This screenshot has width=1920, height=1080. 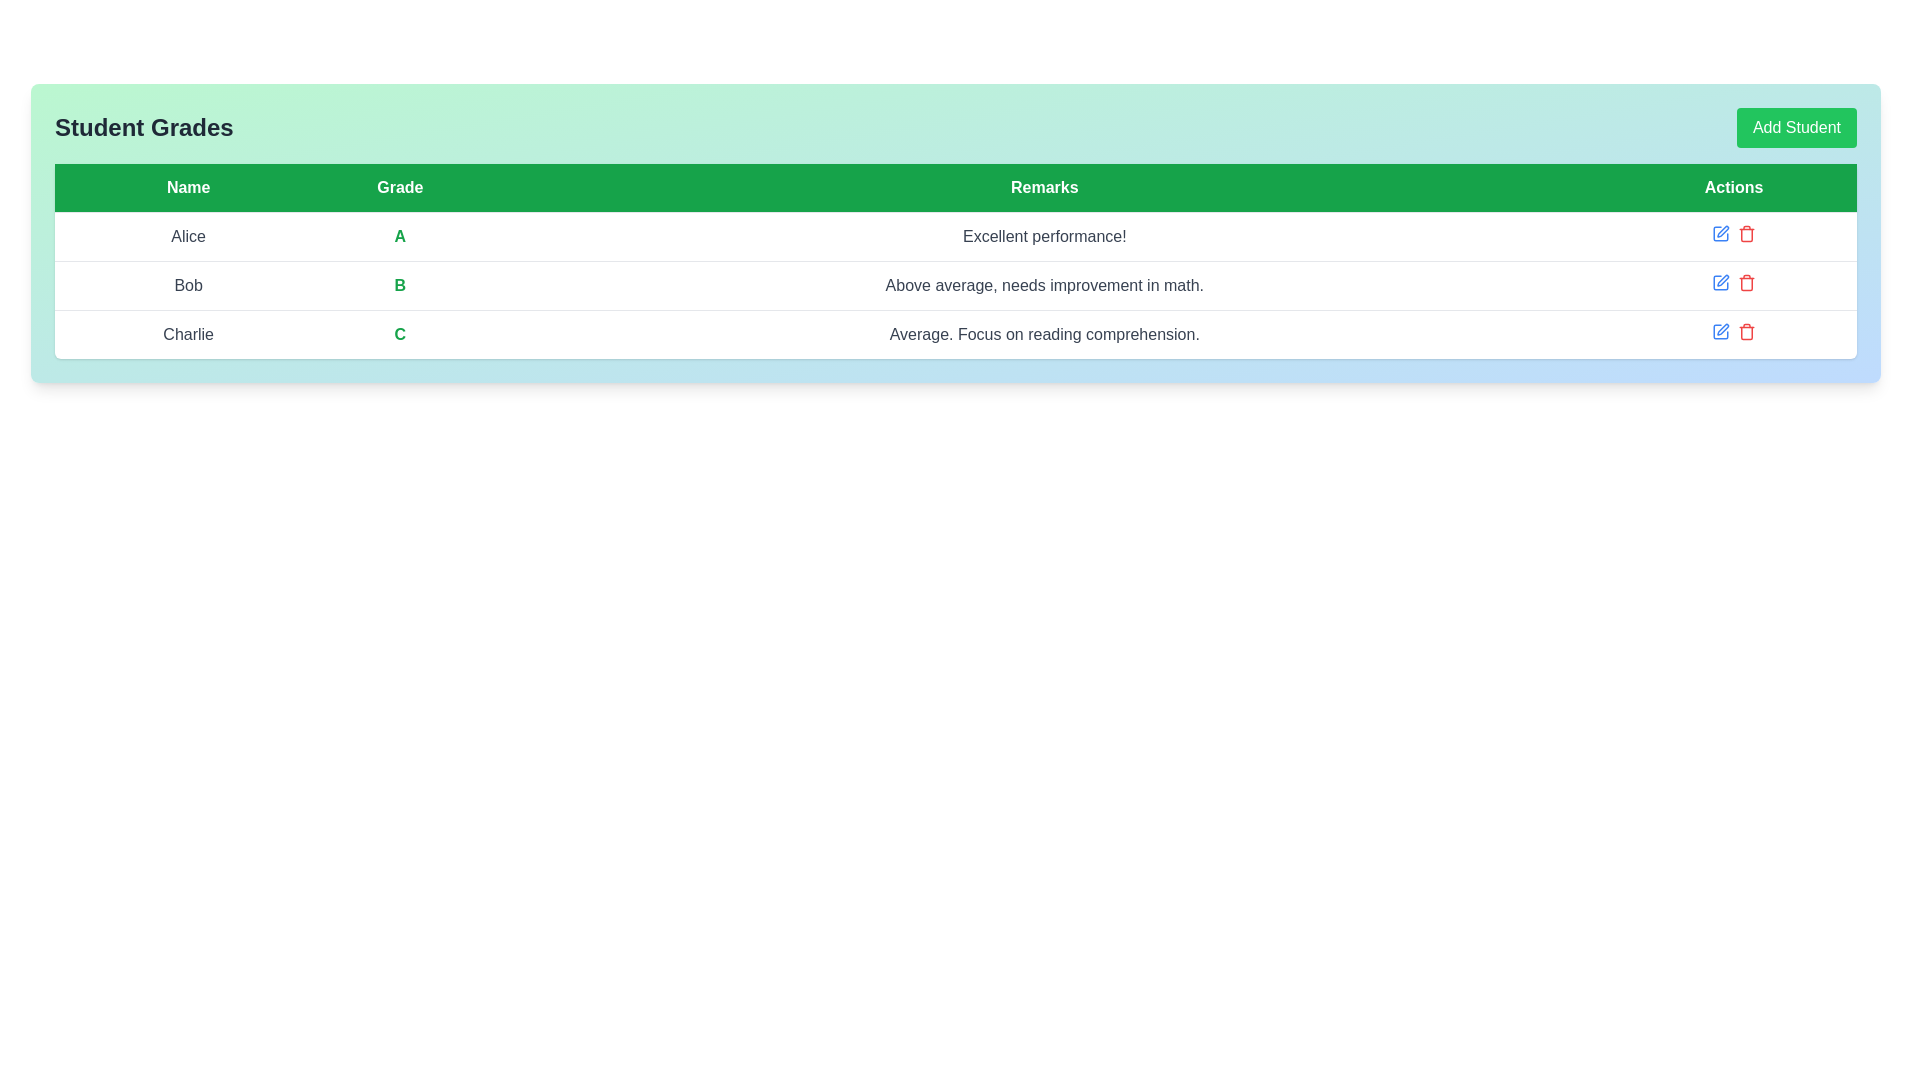 I want to click on text content displaying grade 'B' for the student named 'Bob' in the second cell of the 'Grade' column, so click(x=400, y=285).